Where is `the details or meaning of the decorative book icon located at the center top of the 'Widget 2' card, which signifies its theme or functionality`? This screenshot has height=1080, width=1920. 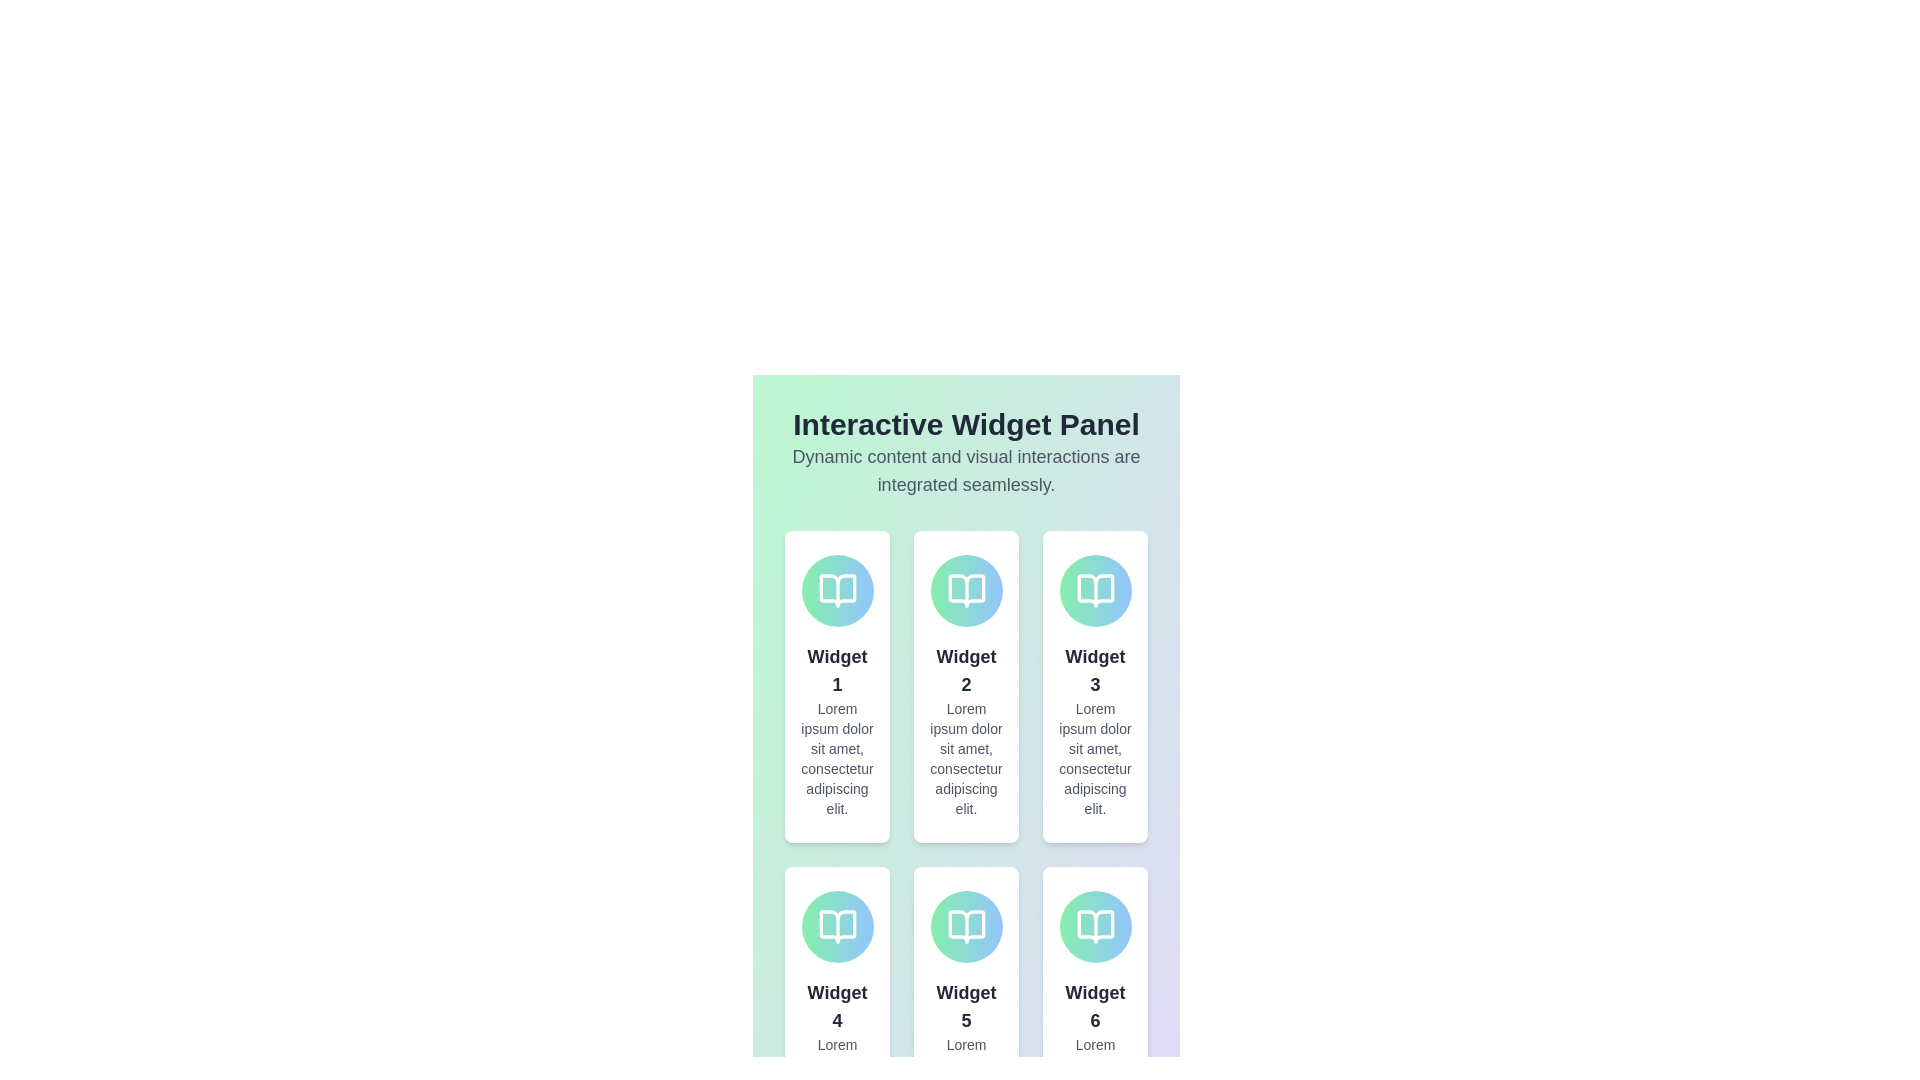 the details or meaning of the decorative book icon located at the center top of the 'Widget 2' card, which signifies its theme or functionality is located at coordinates (966, 589).